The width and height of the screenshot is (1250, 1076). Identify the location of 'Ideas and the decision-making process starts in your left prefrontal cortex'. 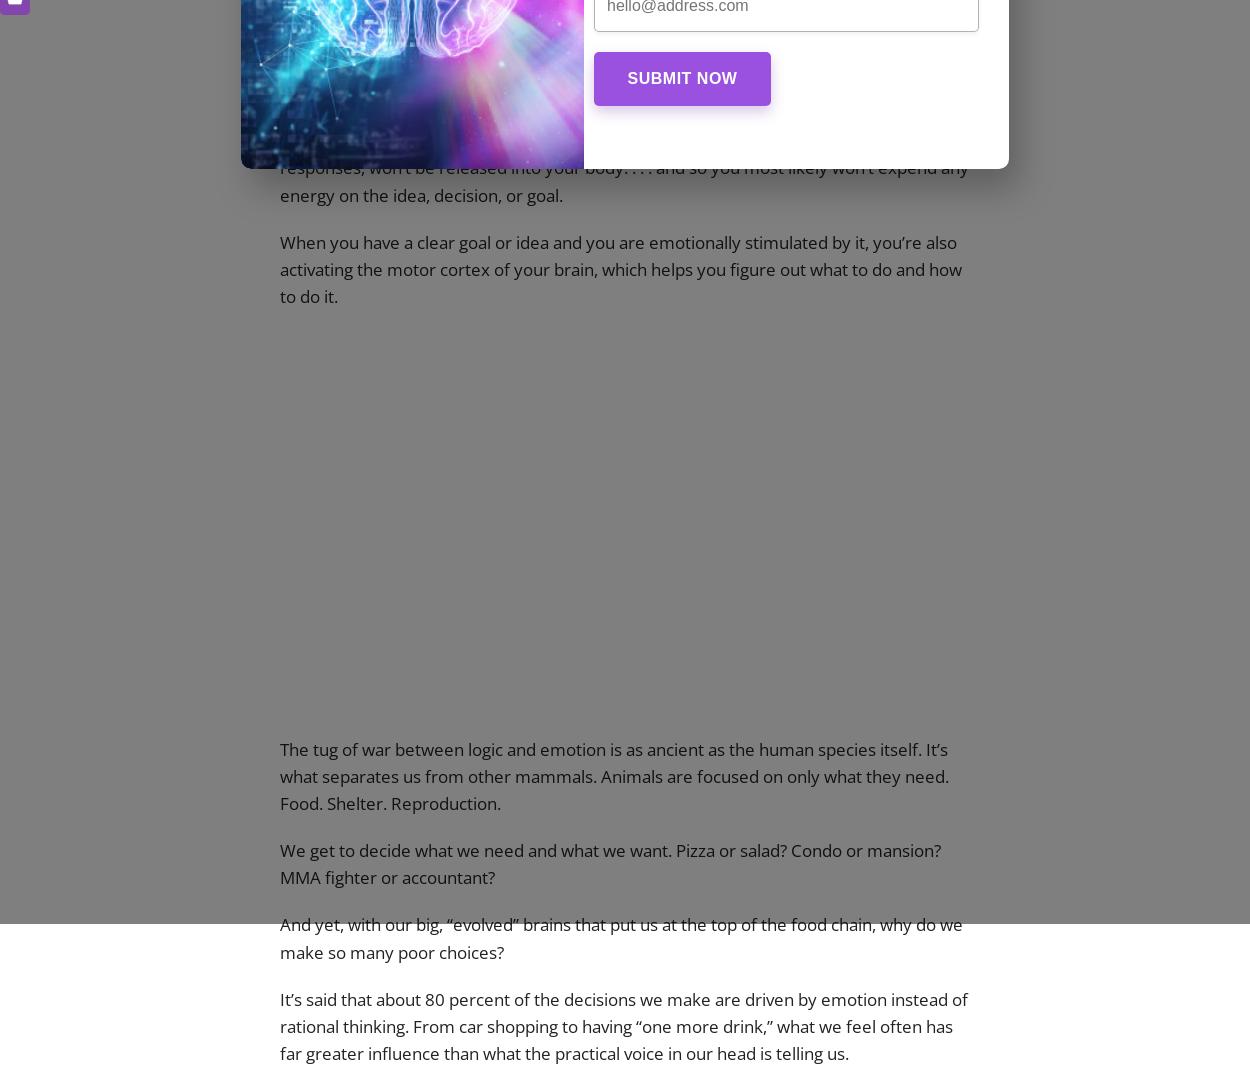
(591, 37).